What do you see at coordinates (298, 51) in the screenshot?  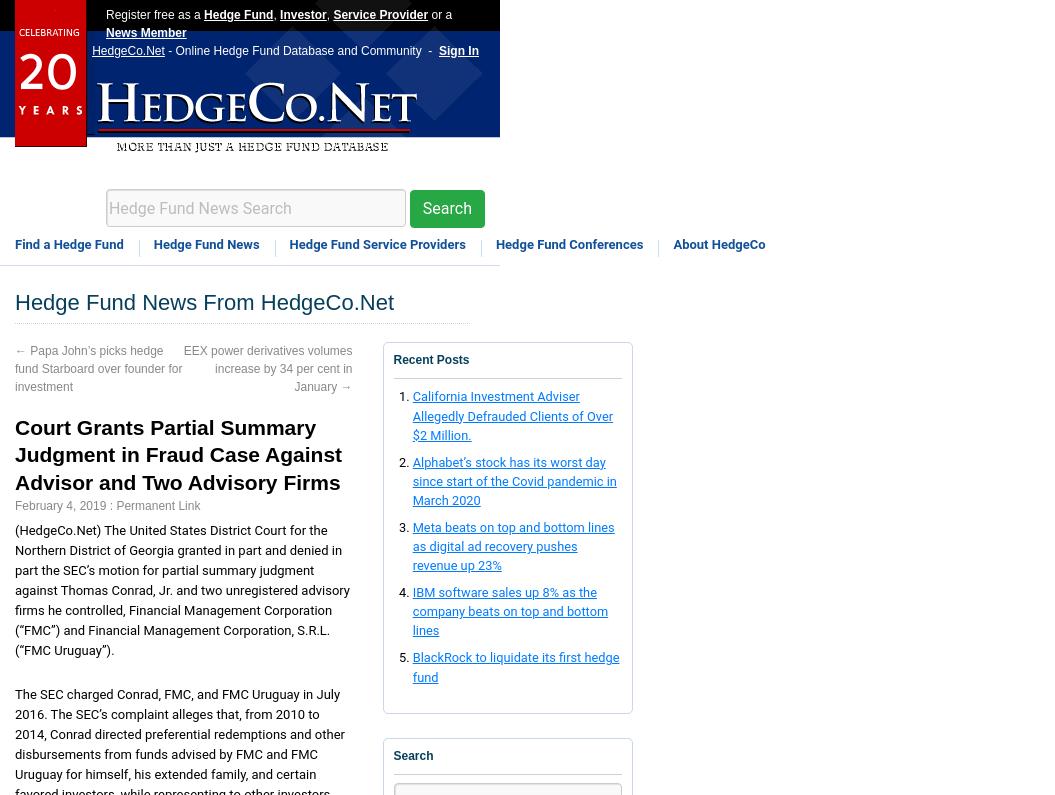 I see `'- Online Hedge Fund Database and Community
                                     -'` at bounding box center [298, 51].